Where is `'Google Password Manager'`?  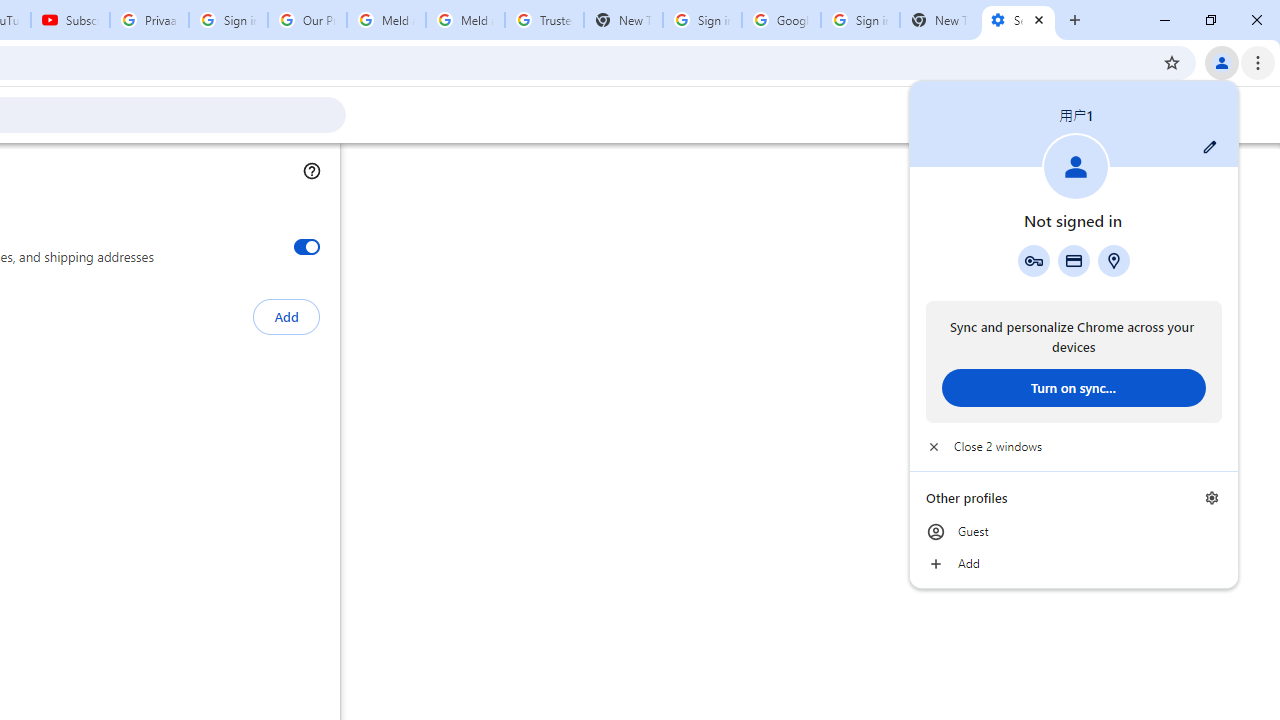 'Google Password Manager' is located at coordinates (1033, 260).